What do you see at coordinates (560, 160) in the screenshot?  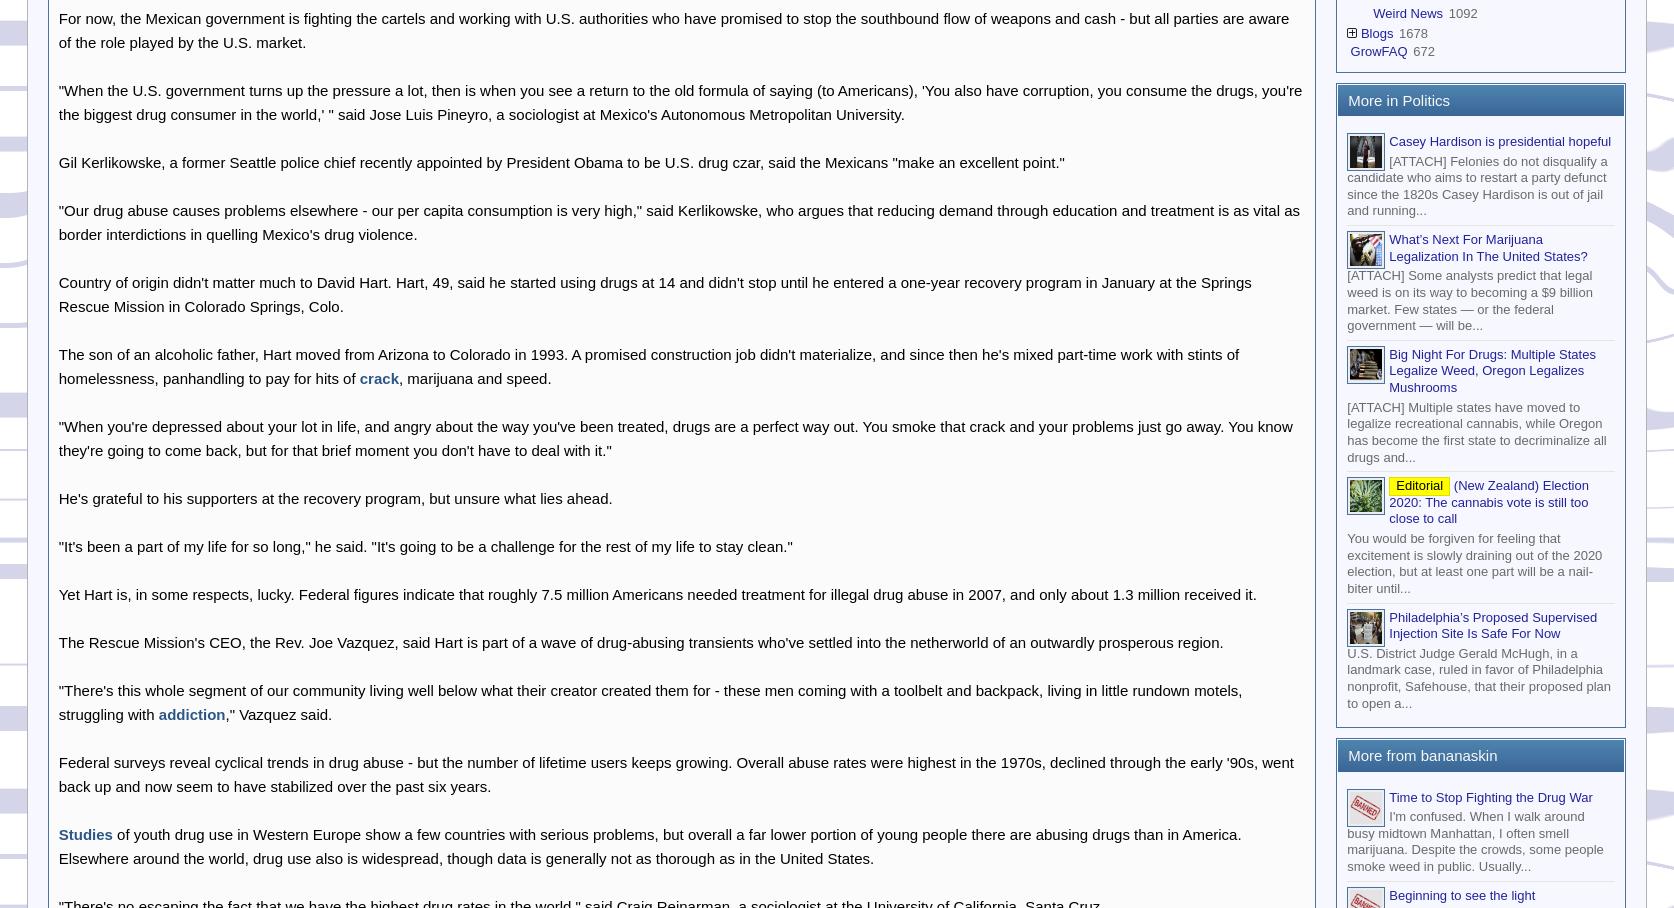 I see `'Gil Kerlikowske, a former Seattle police chief recently appointed by President Obama to be U.S. drug czar, said the Mexicans "make an excellent point."'` at bounding box center [560, 160].